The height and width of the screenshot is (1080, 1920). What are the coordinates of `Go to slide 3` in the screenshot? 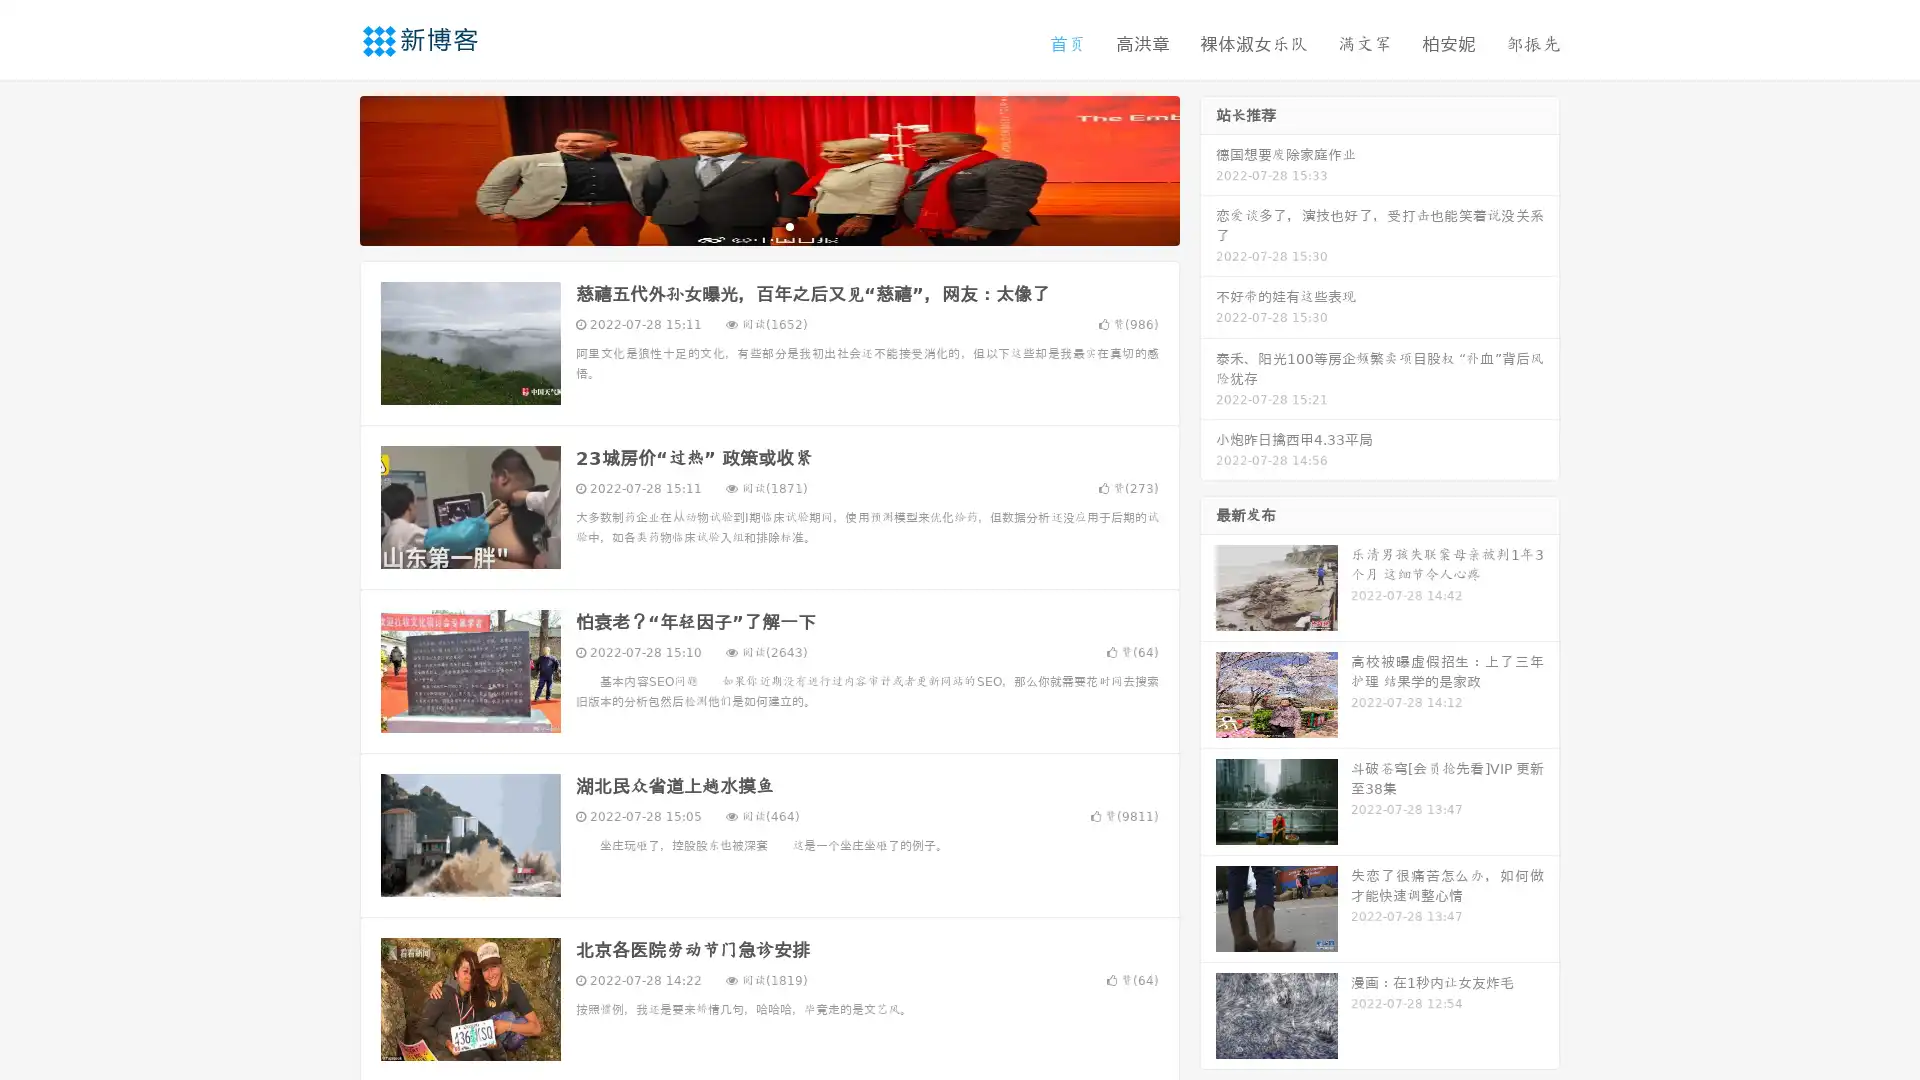 It's located at (789, 225).